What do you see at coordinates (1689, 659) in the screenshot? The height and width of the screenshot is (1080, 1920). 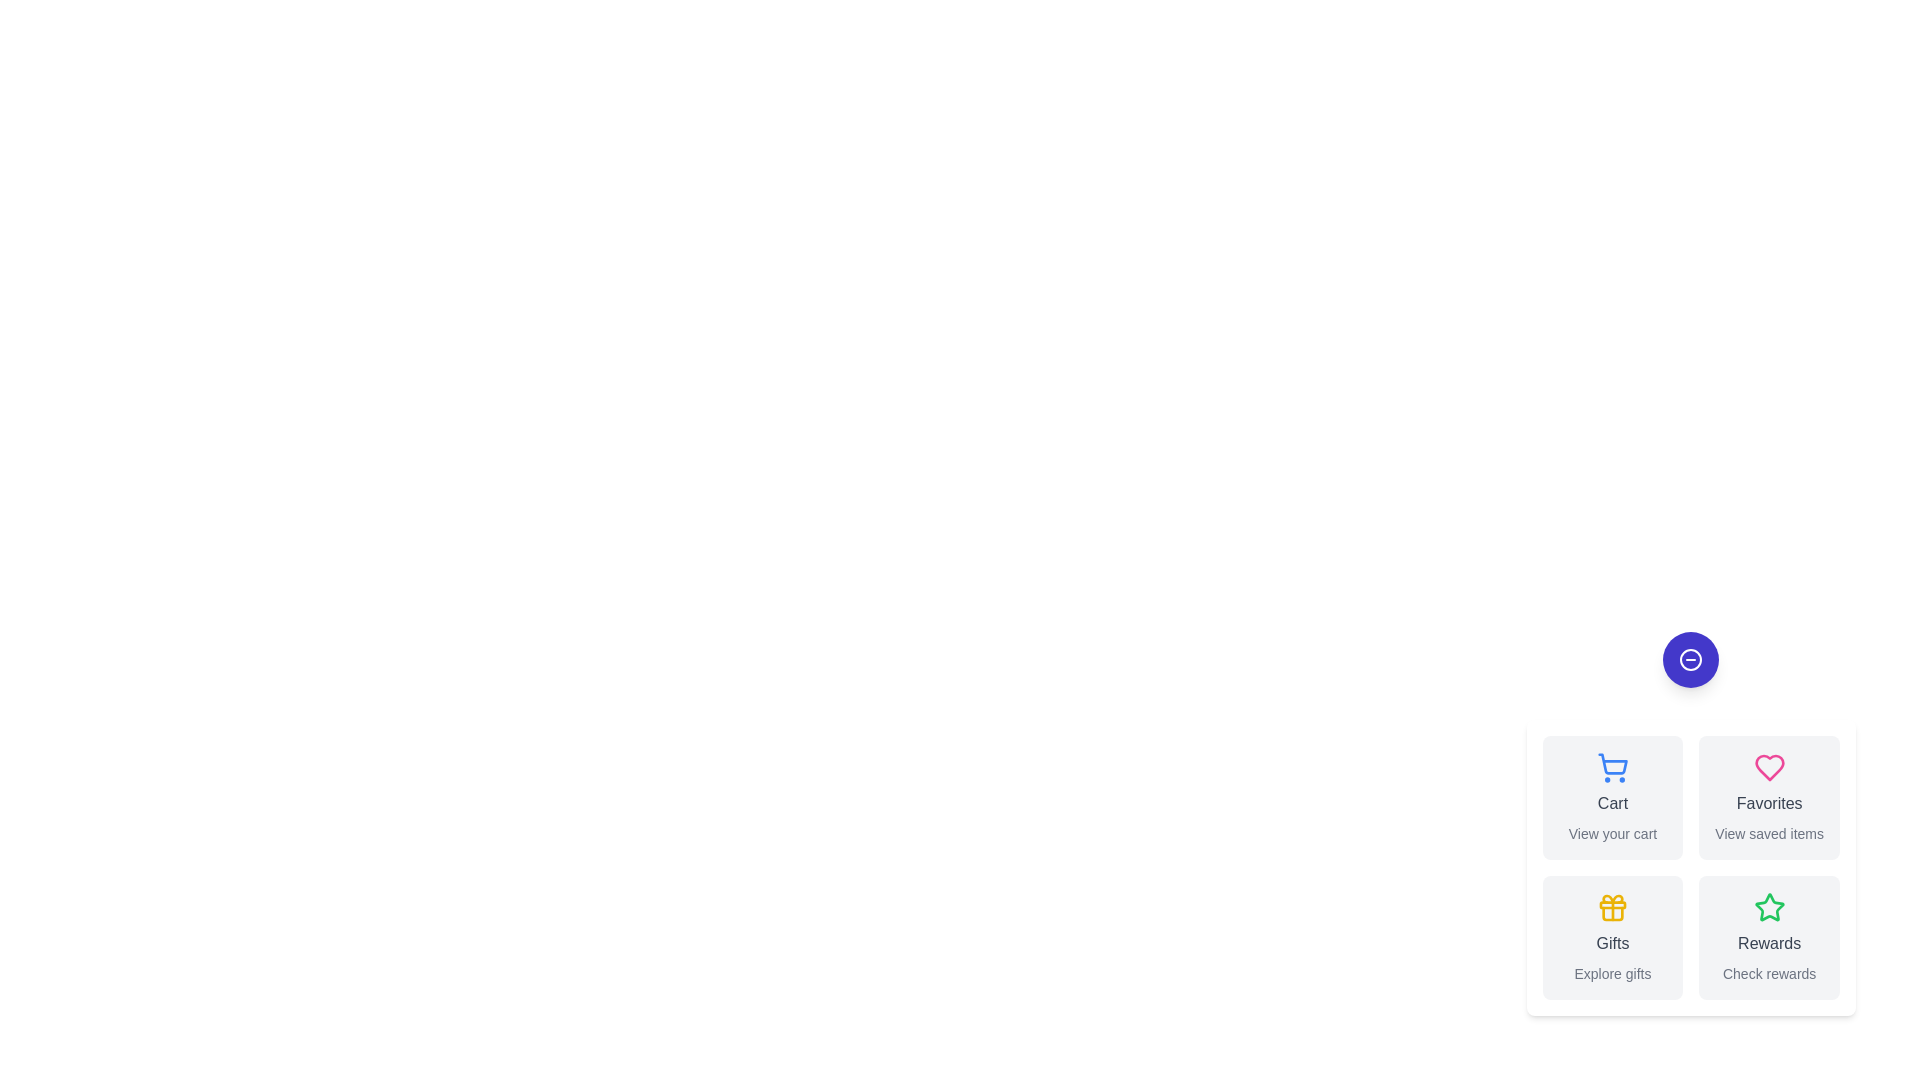 I see `the toggle button to close the speed dial menu` at bounding box center [1689, 659].